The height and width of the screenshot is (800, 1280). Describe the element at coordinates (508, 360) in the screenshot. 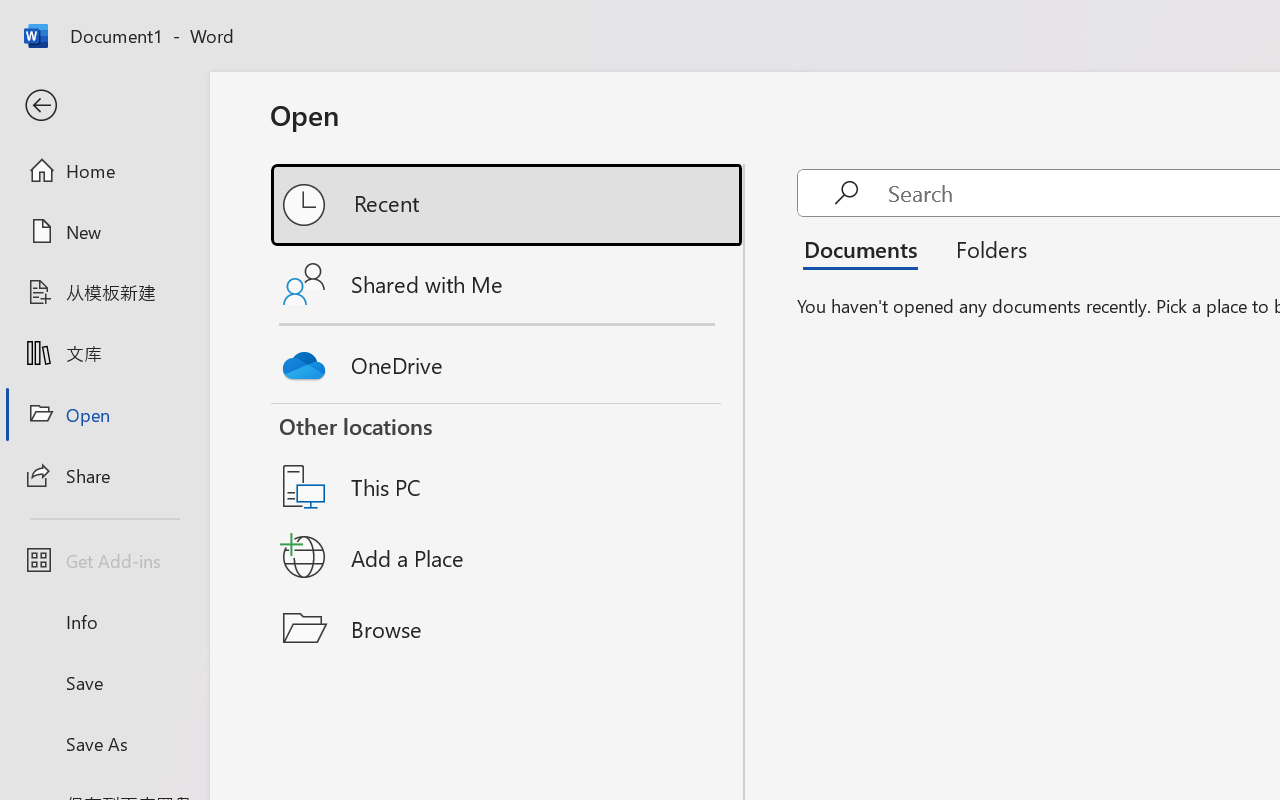

I see `'OneDrive'` at that location.